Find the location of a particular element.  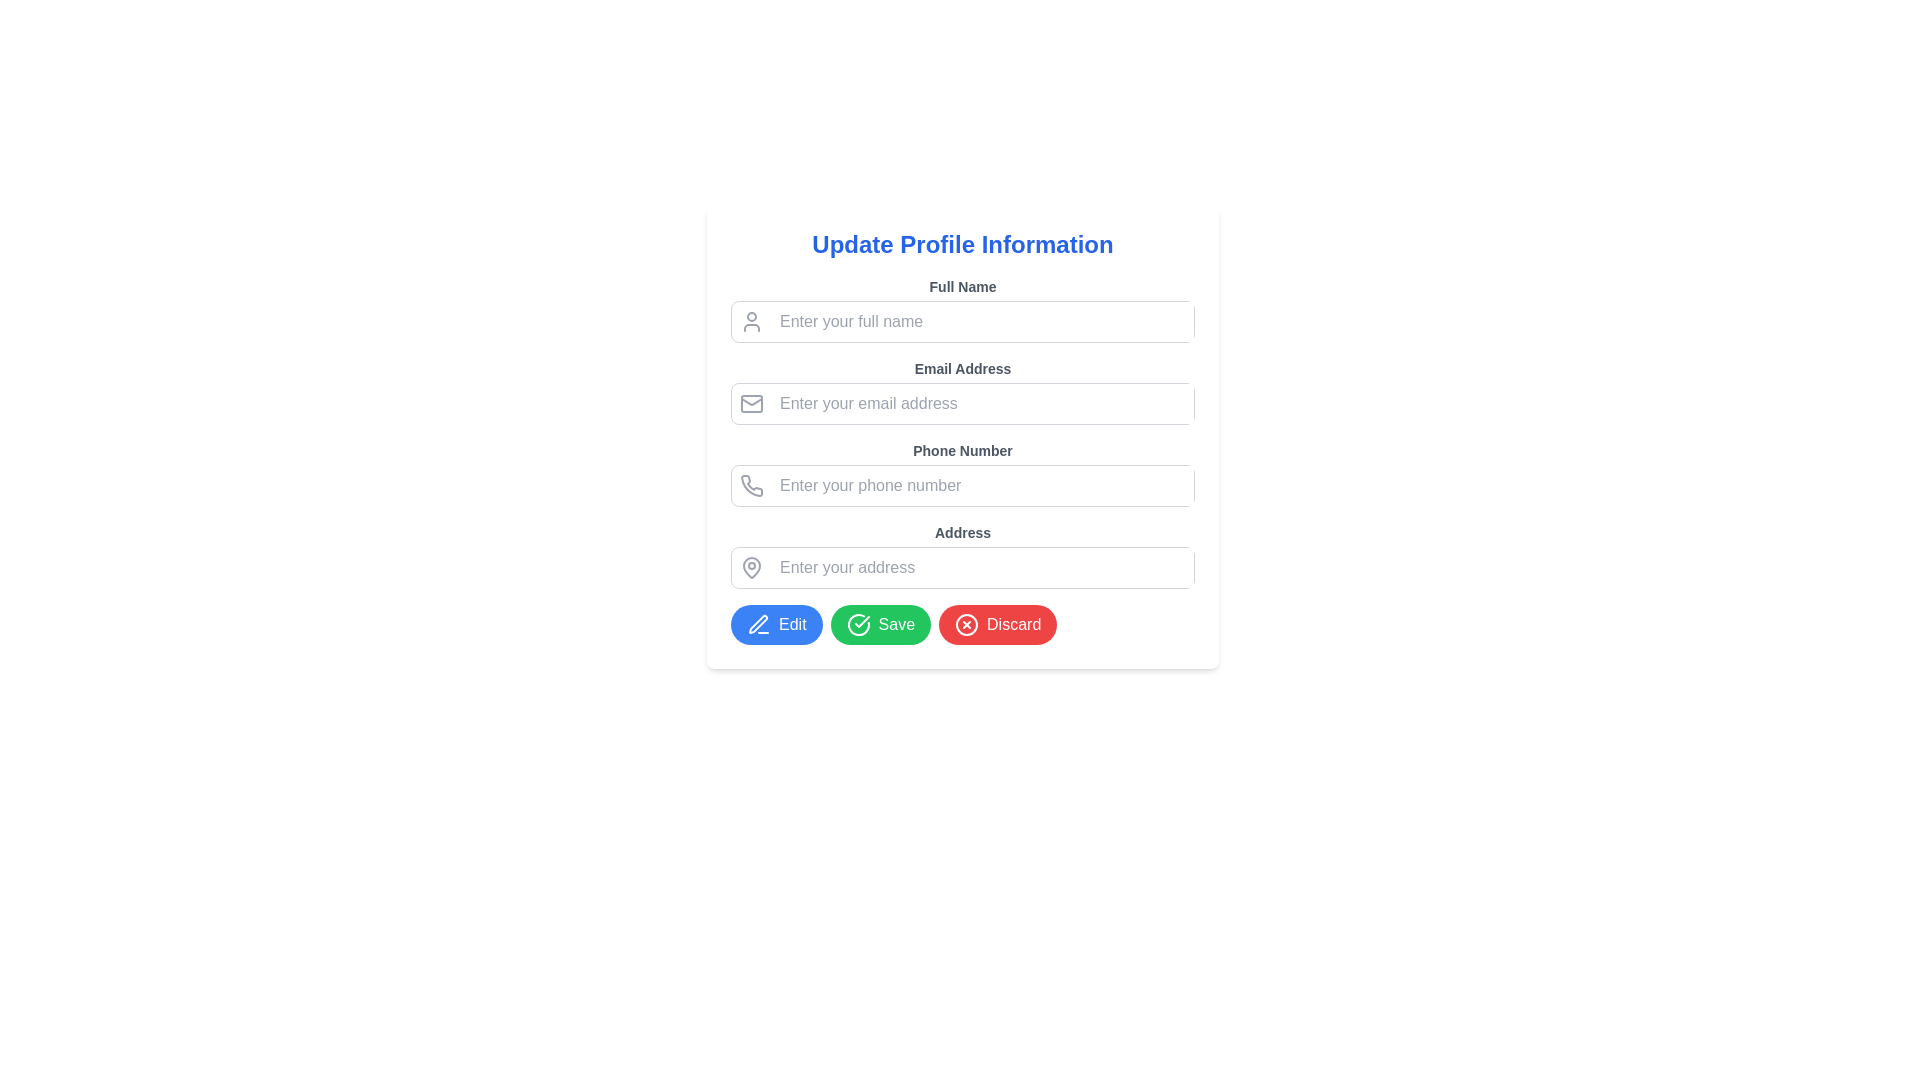

the email icon that visually indicates the email input field, located at the start of the 'Email Address' input field is located at coordinates (751, 404).